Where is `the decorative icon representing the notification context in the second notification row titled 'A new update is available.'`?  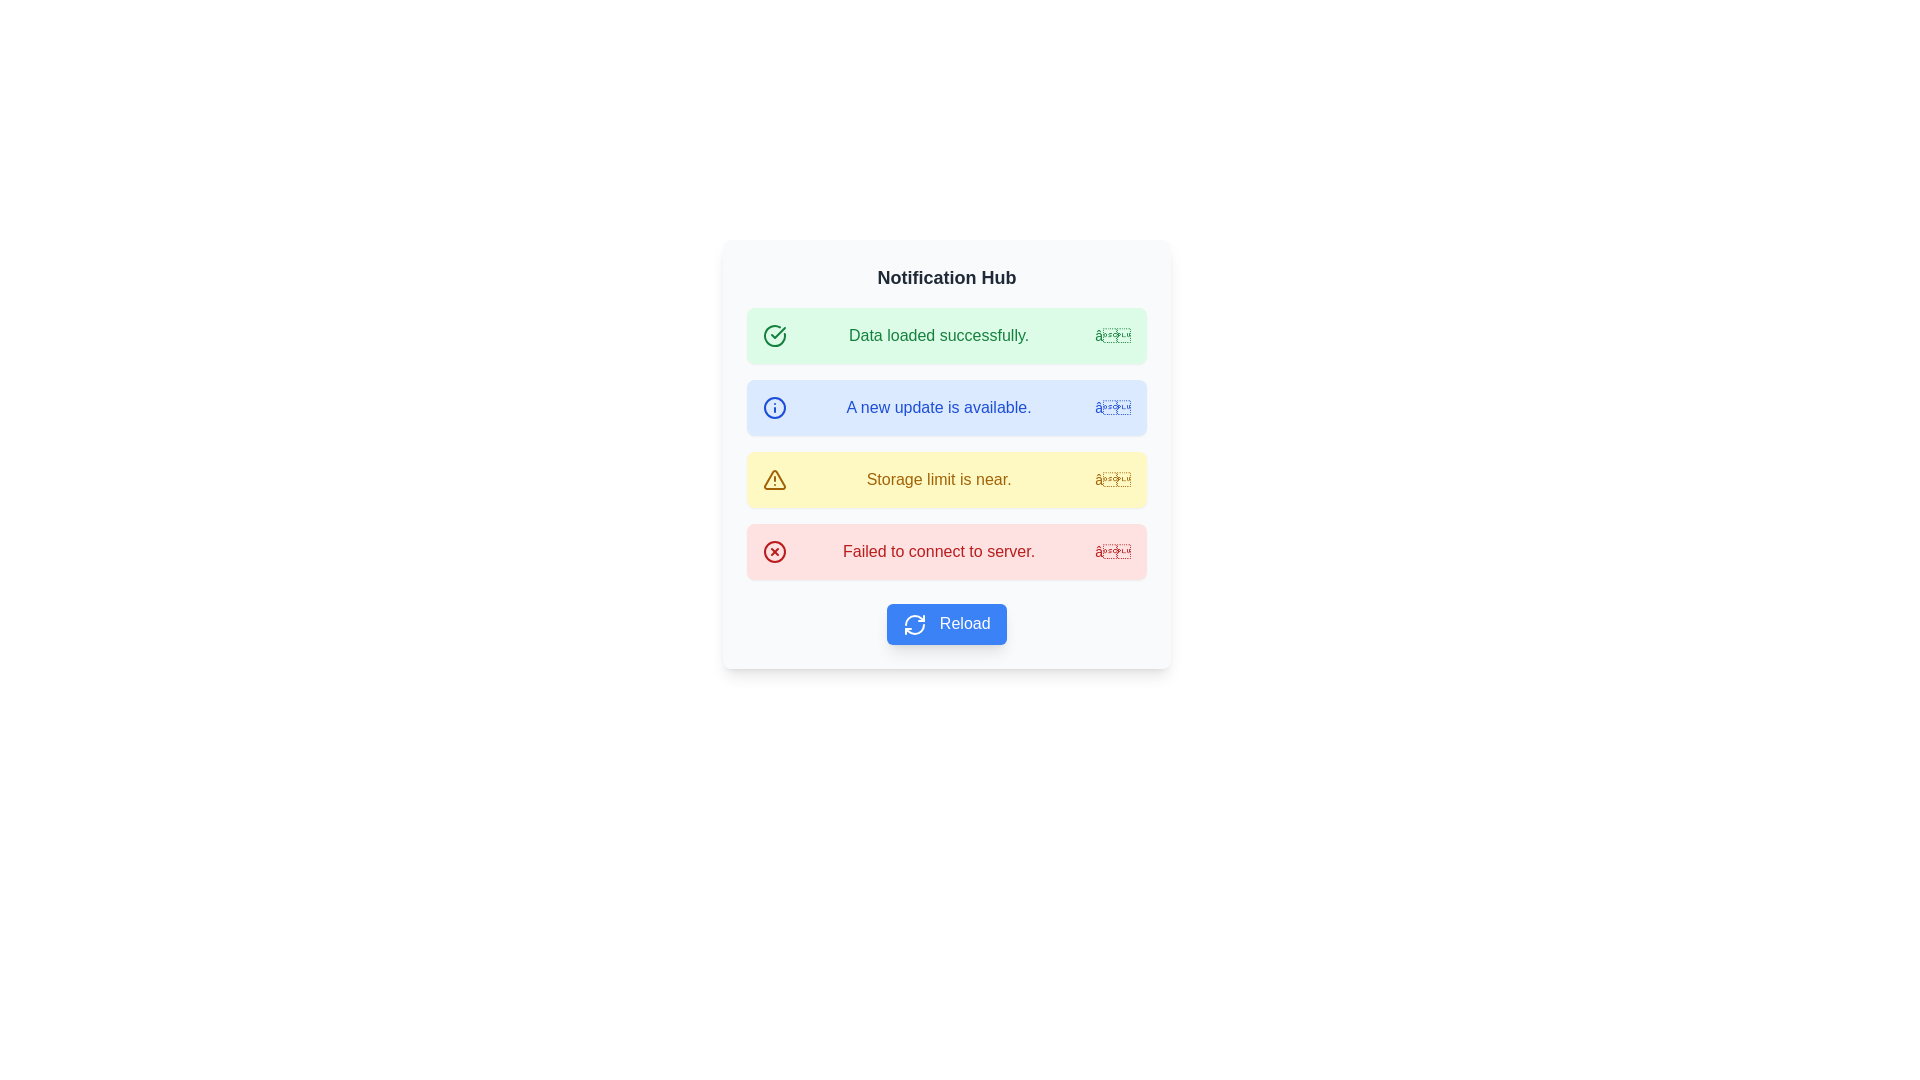
the decorative icon representing the notification context in the second notification row titled 'A new update is available.' is located at coordinates (773, 407).